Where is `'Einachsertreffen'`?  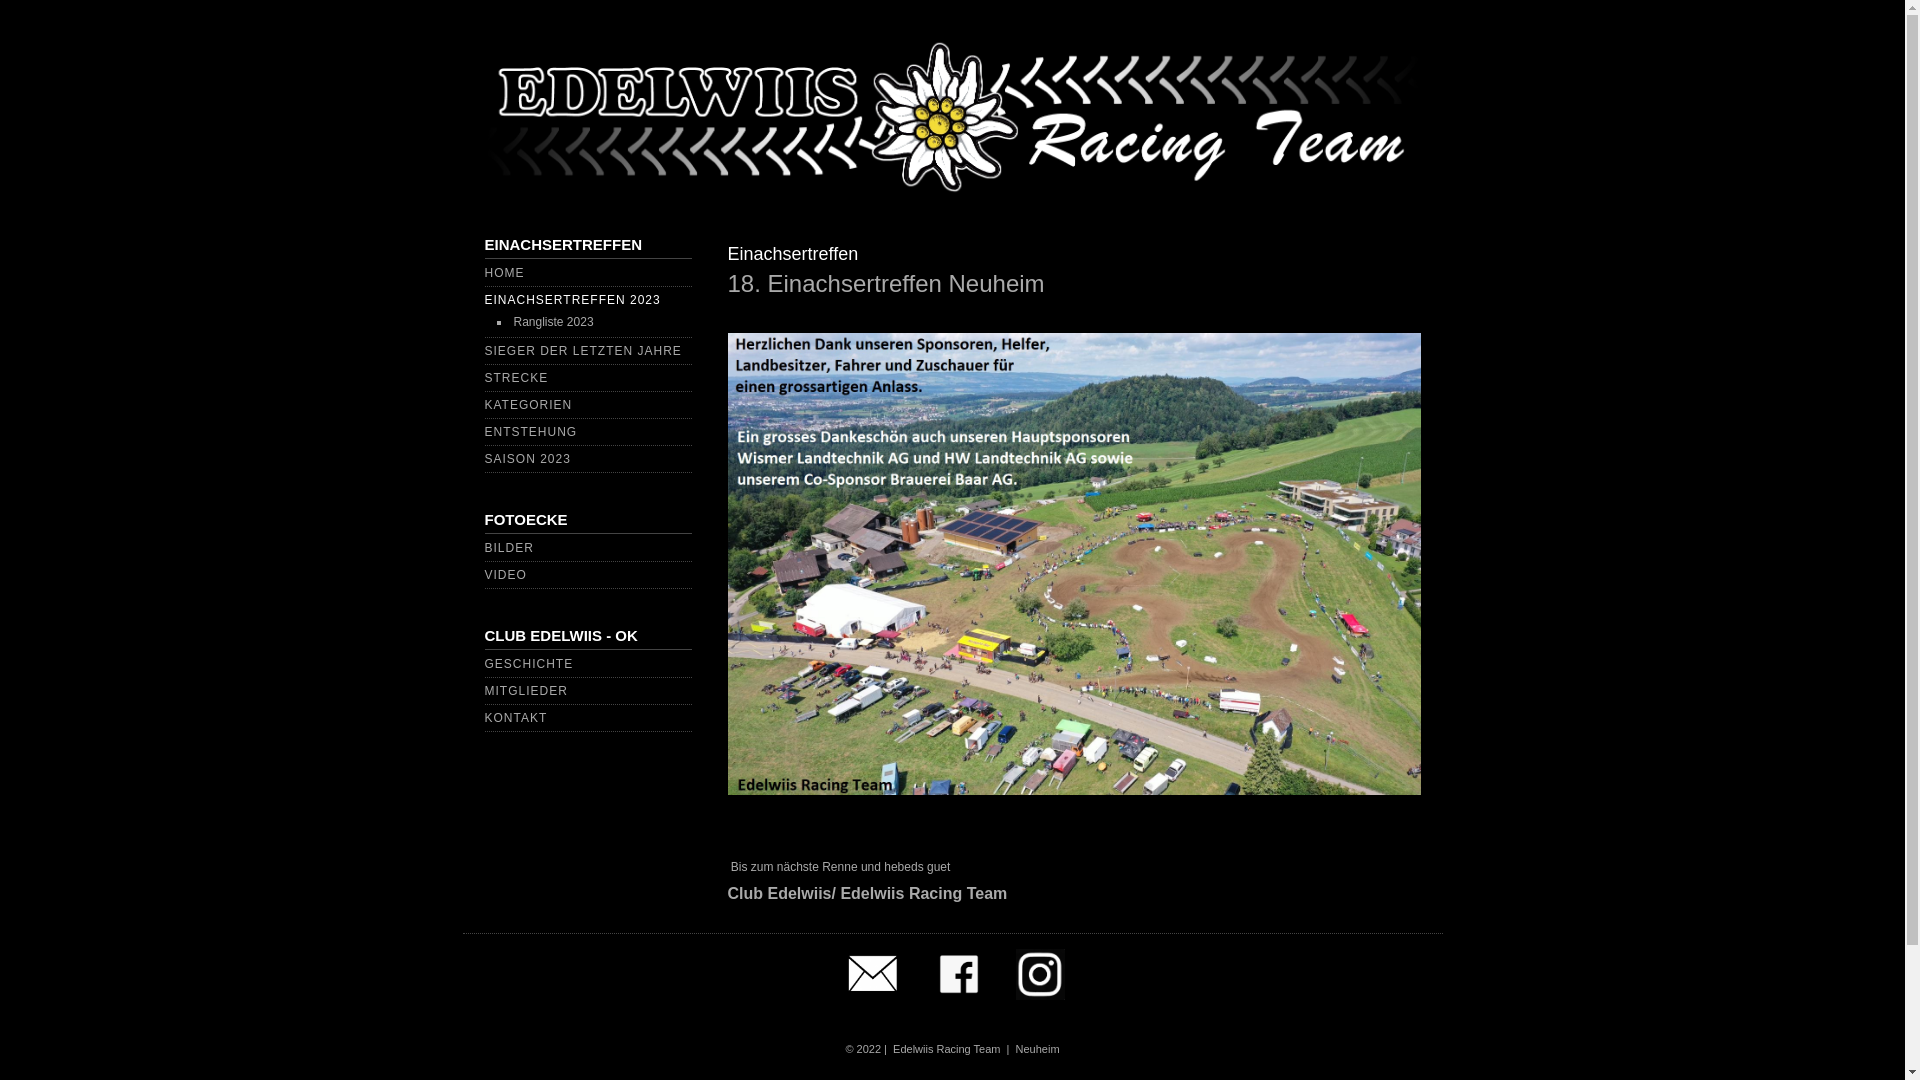 'Einachsertreffen' is located at coordinates (792, 253).